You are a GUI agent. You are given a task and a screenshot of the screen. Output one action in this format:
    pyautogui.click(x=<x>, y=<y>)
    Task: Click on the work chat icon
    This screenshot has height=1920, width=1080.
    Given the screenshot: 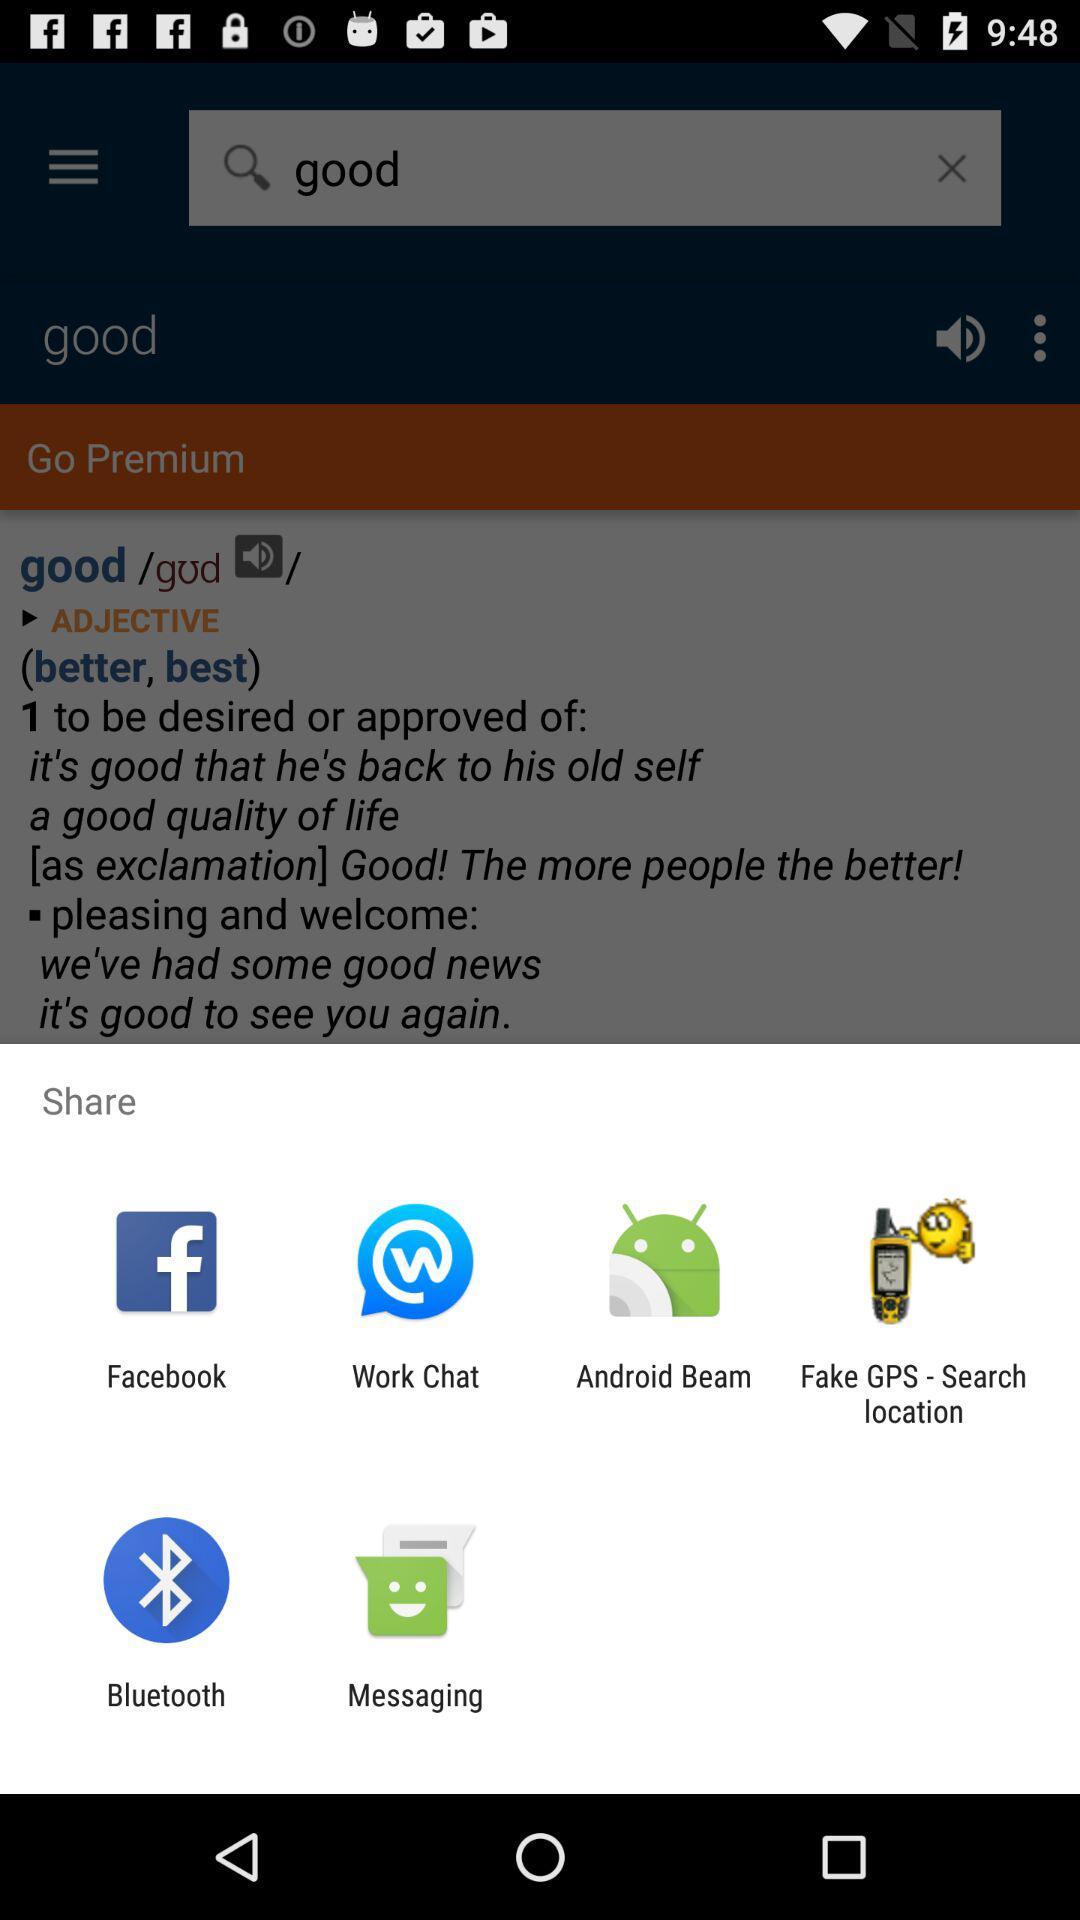 What is the action you would take?
    pyautogui.click(x=414, y=1392)
    